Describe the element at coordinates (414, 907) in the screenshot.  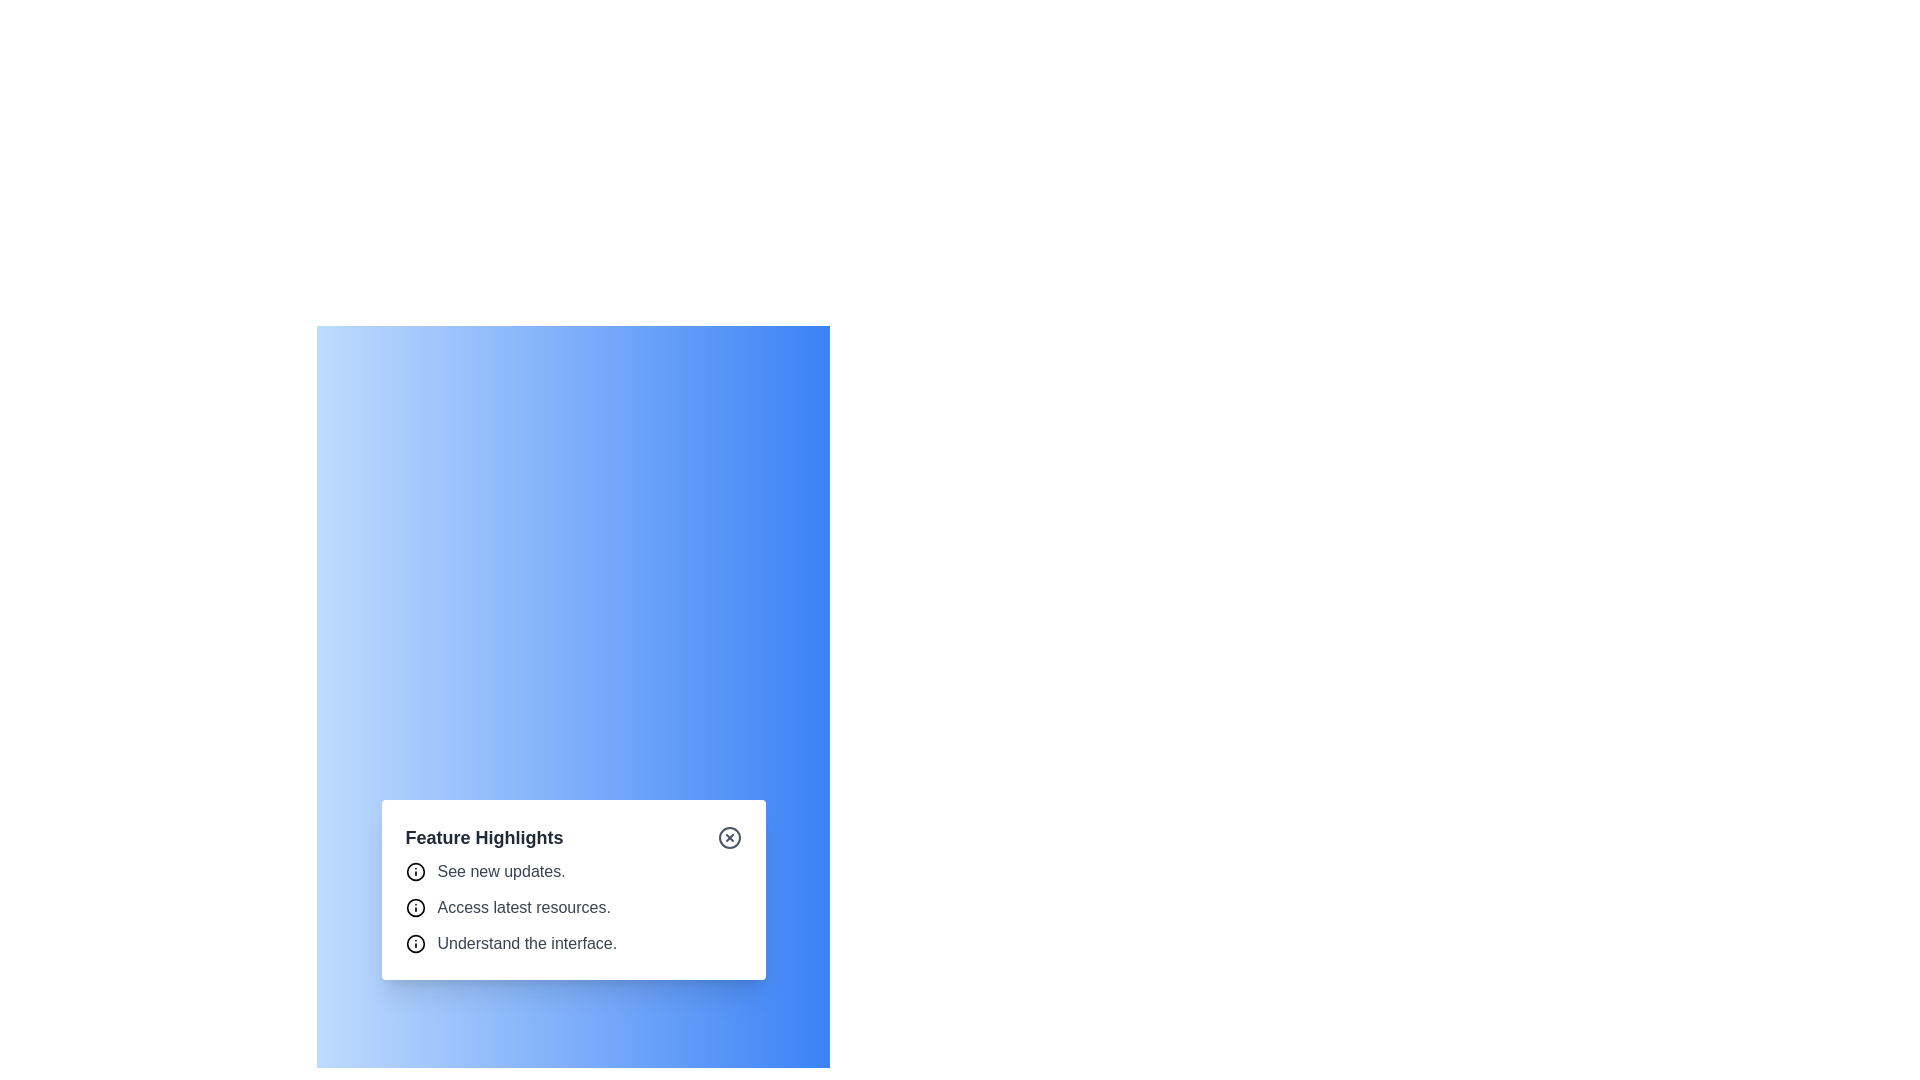
I see `the icon located to the left of the text 'Access latest resources.' which is the second item in a vertical list of three icons for further interaction` at that location.